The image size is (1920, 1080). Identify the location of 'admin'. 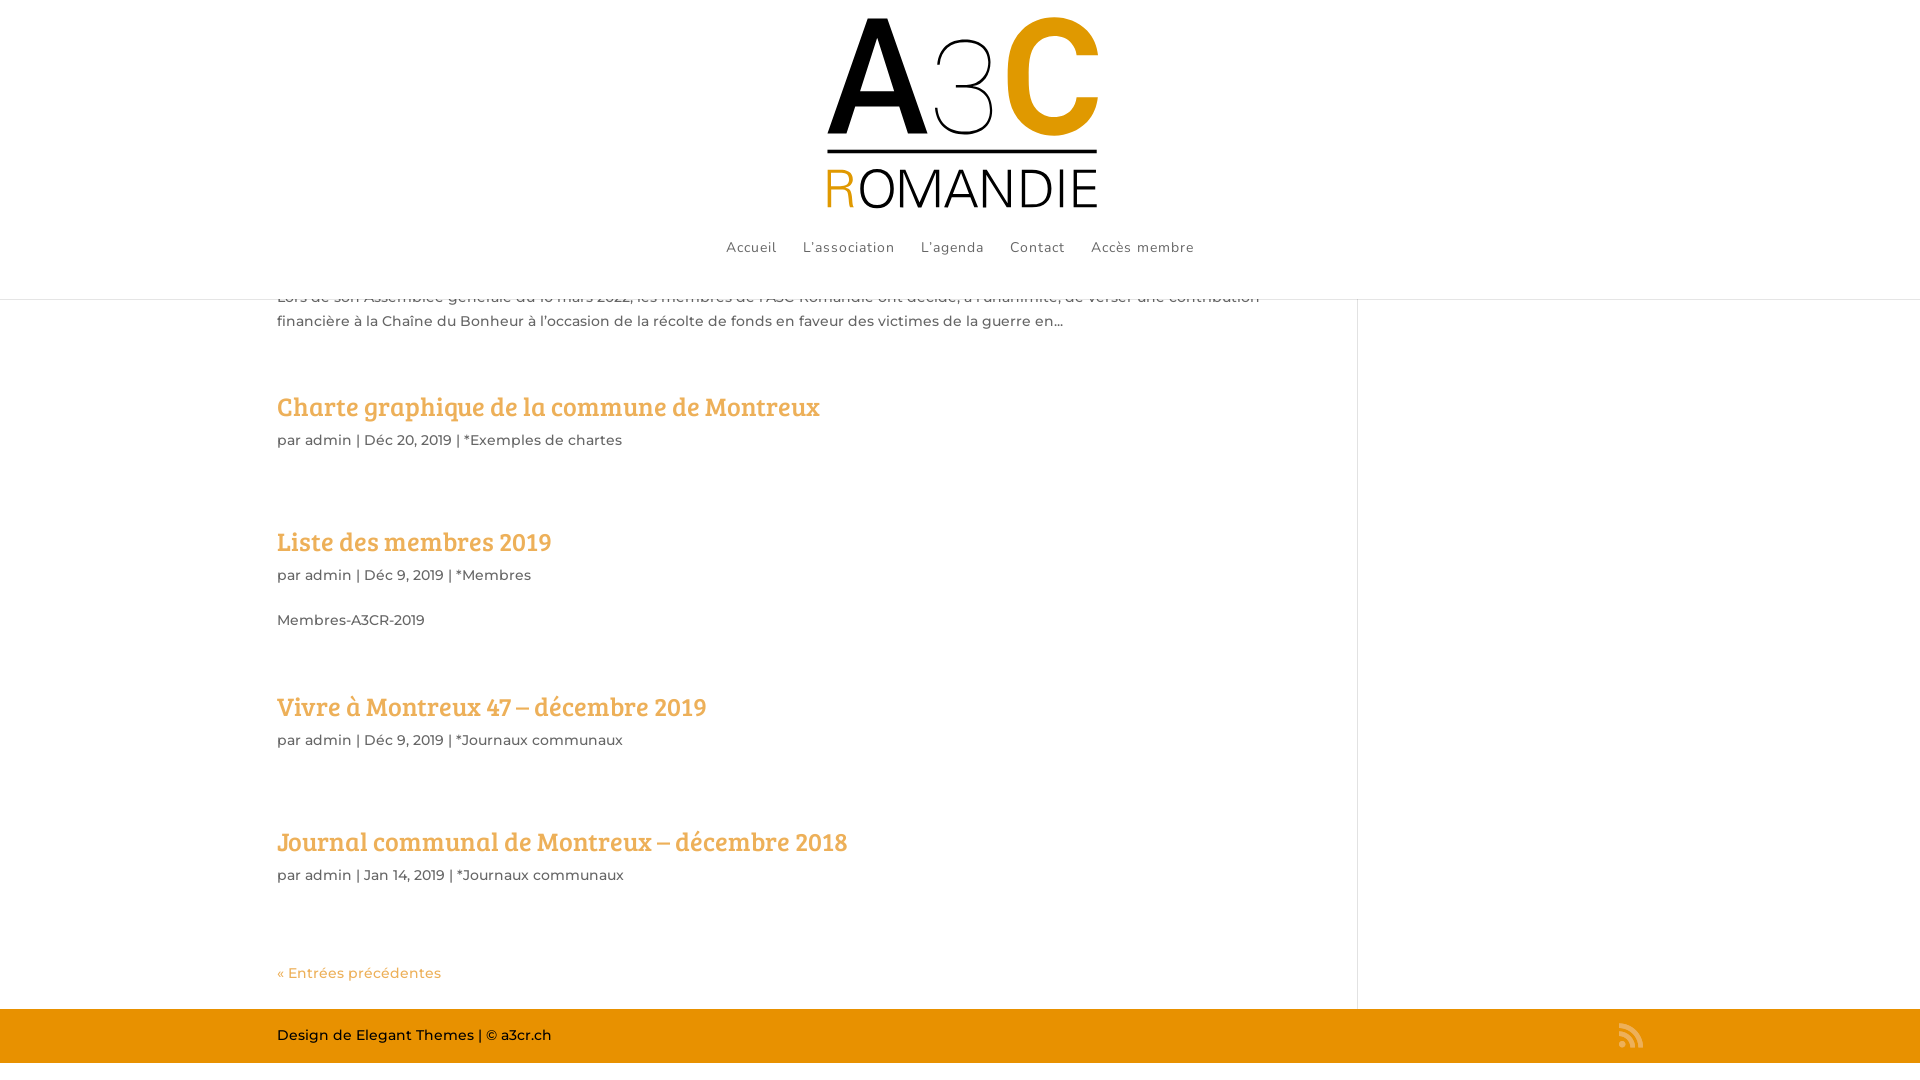
(328, 438).